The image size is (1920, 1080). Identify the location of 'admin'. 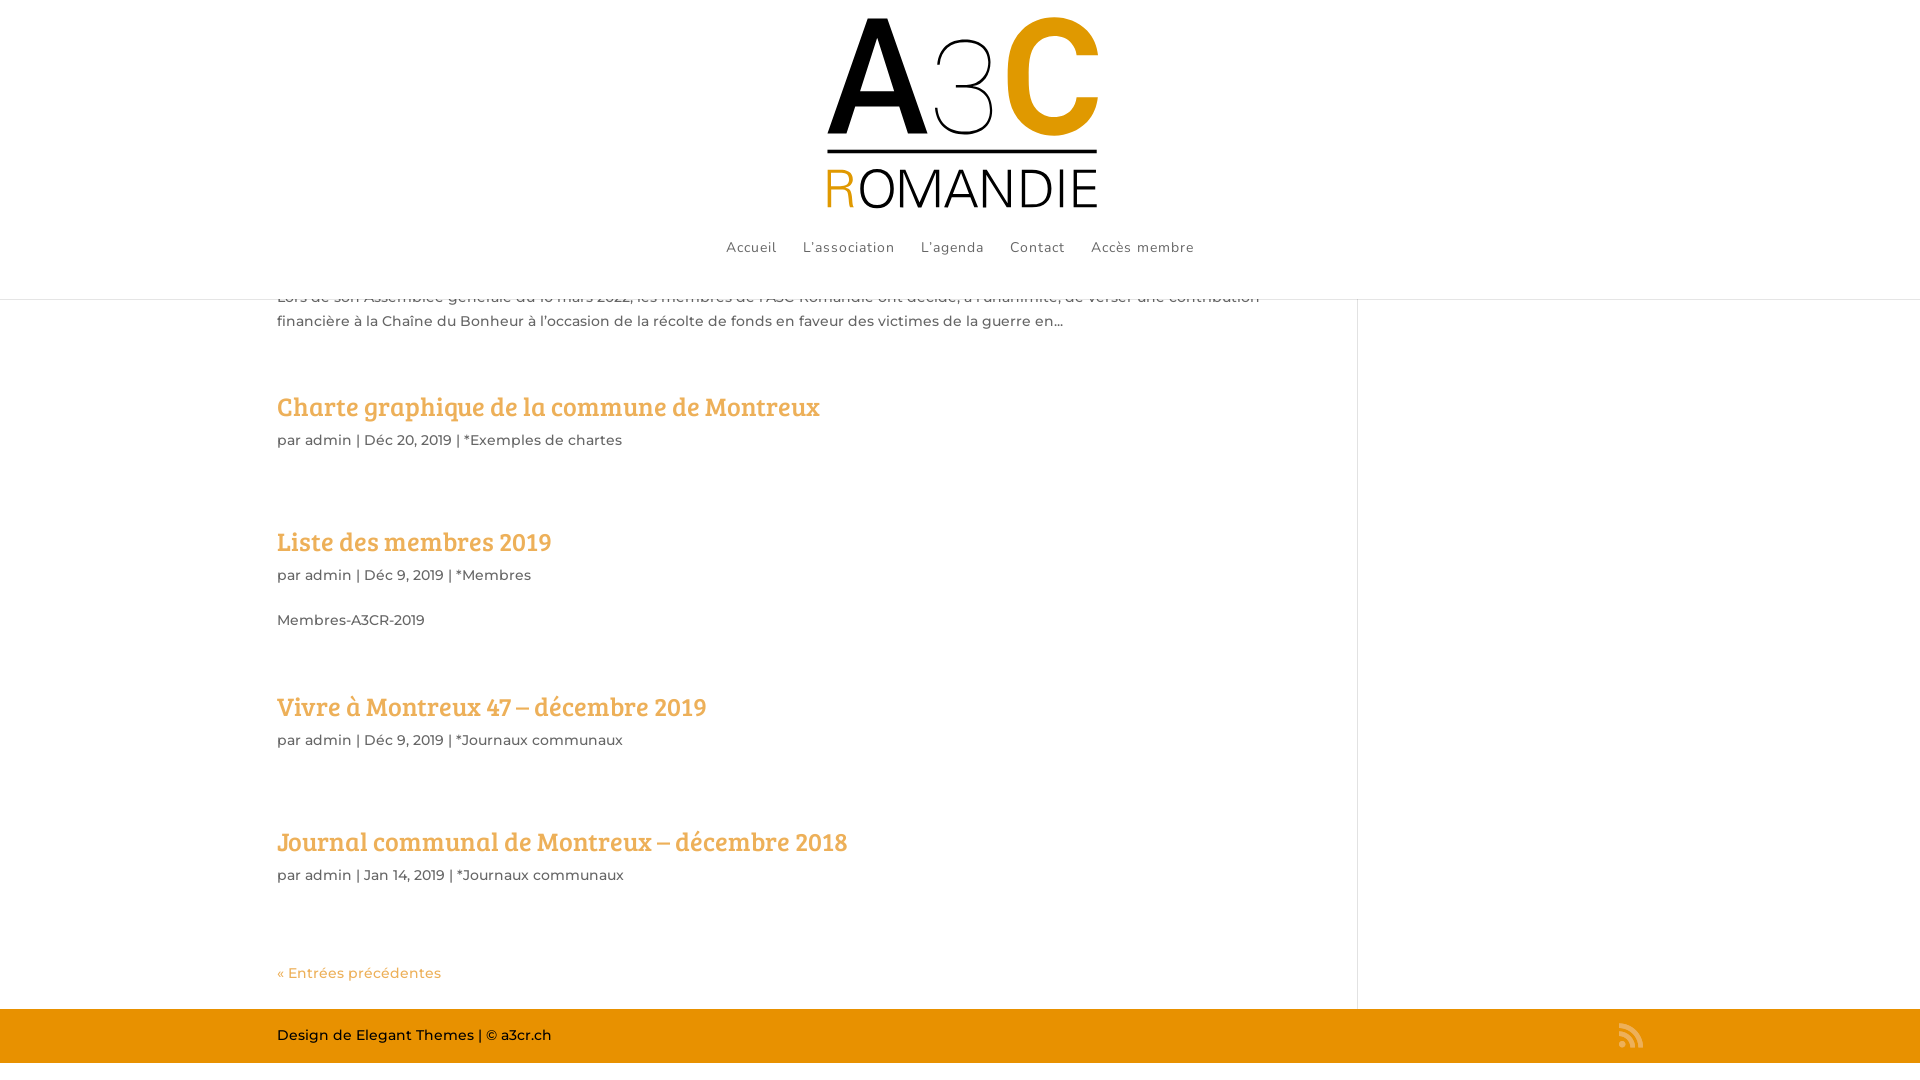
(328, 438).